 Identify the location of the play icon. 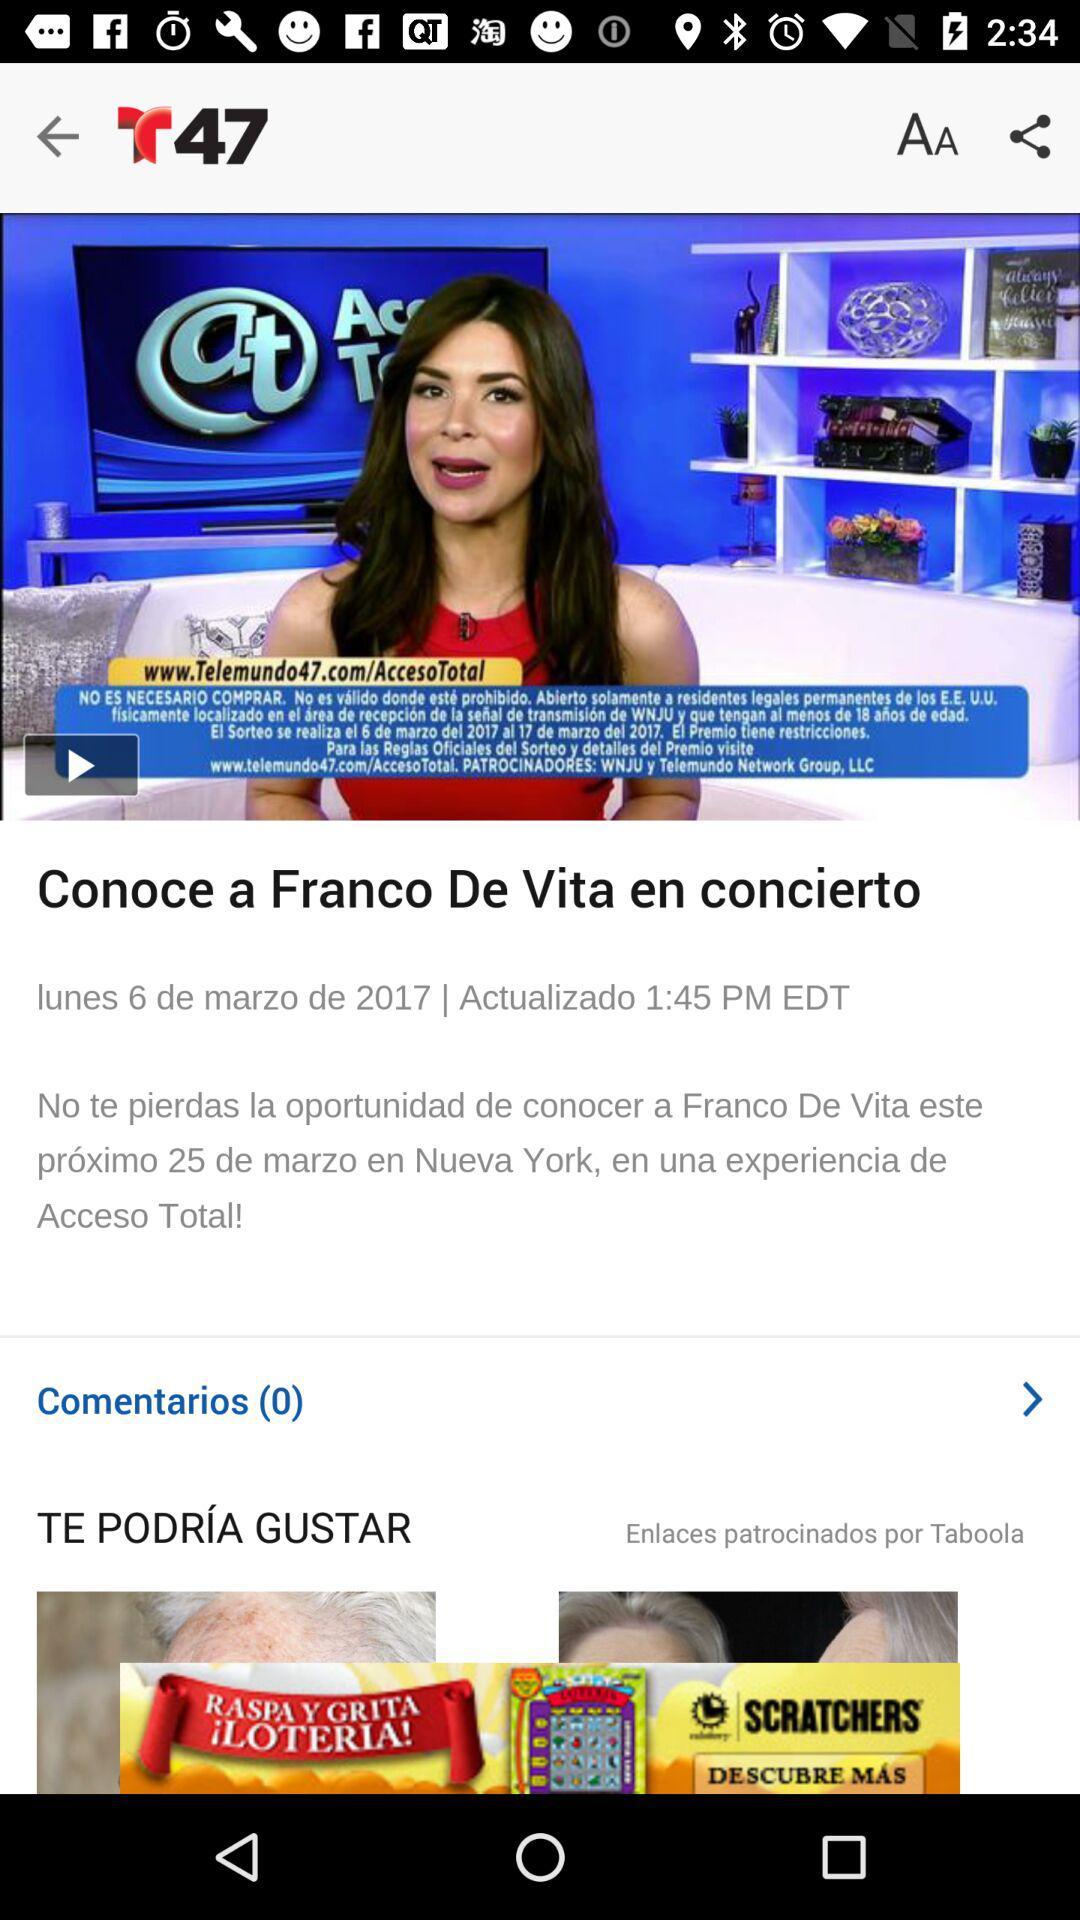
(80, 763).